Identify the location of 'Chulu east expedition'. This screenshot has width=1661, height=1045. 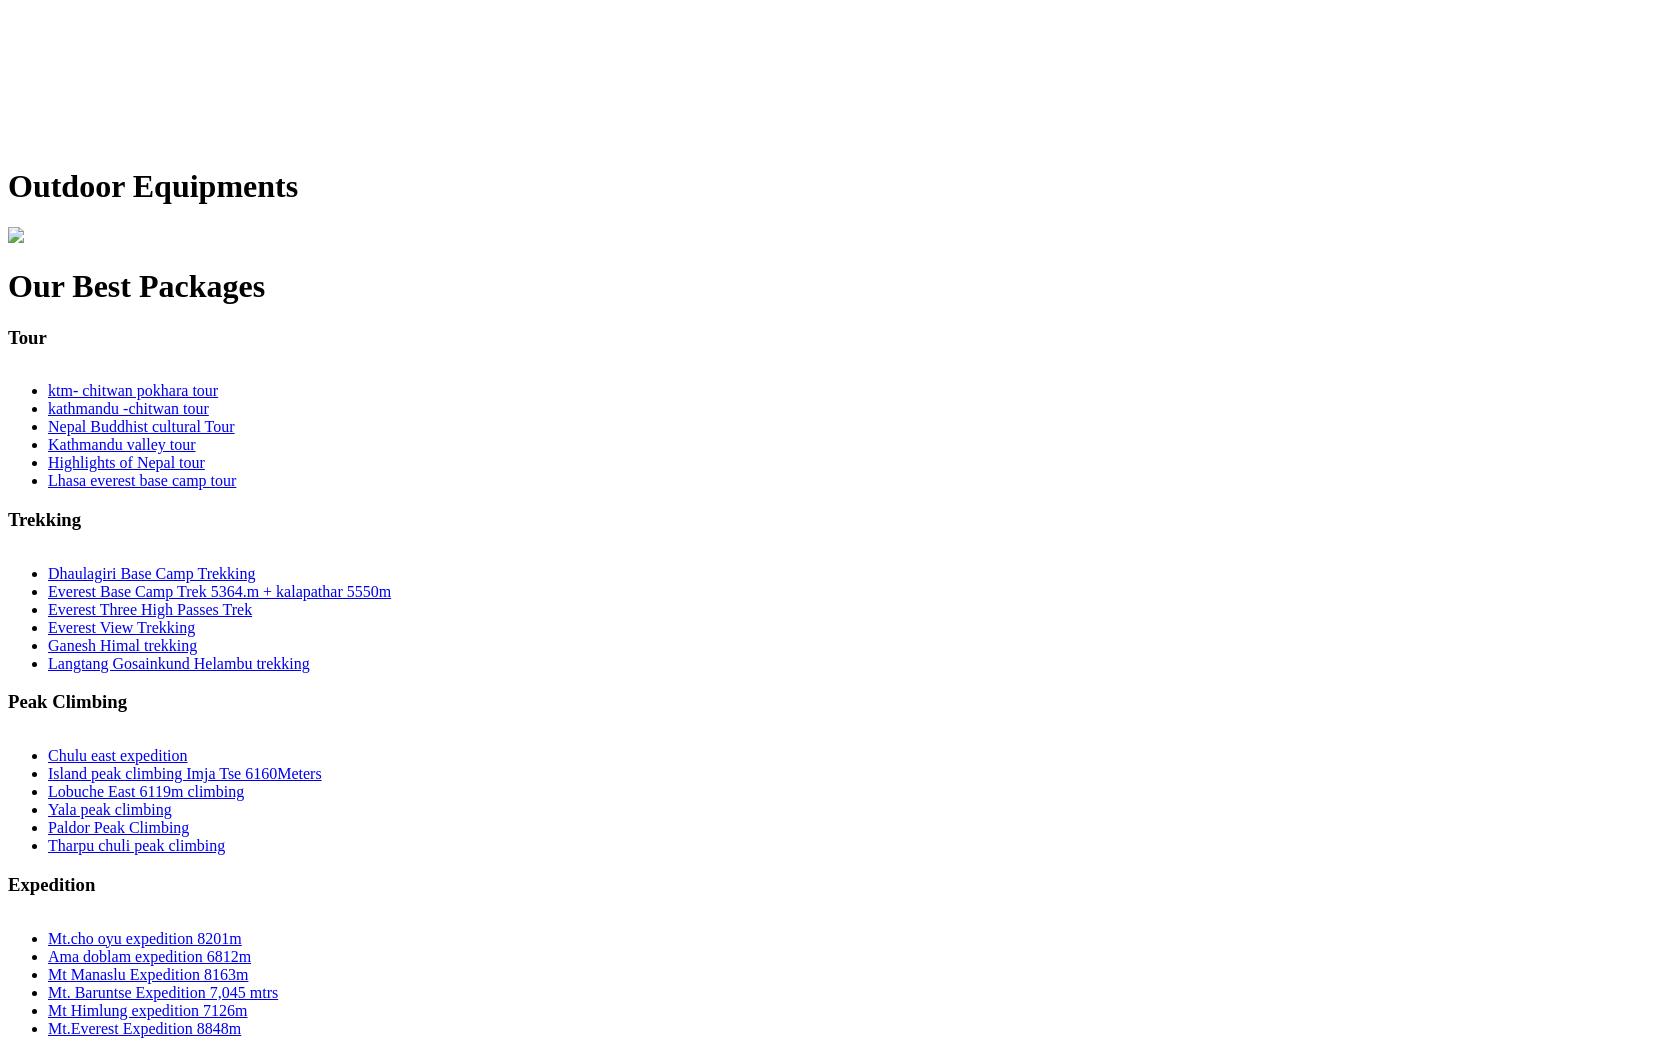
(117, 754).